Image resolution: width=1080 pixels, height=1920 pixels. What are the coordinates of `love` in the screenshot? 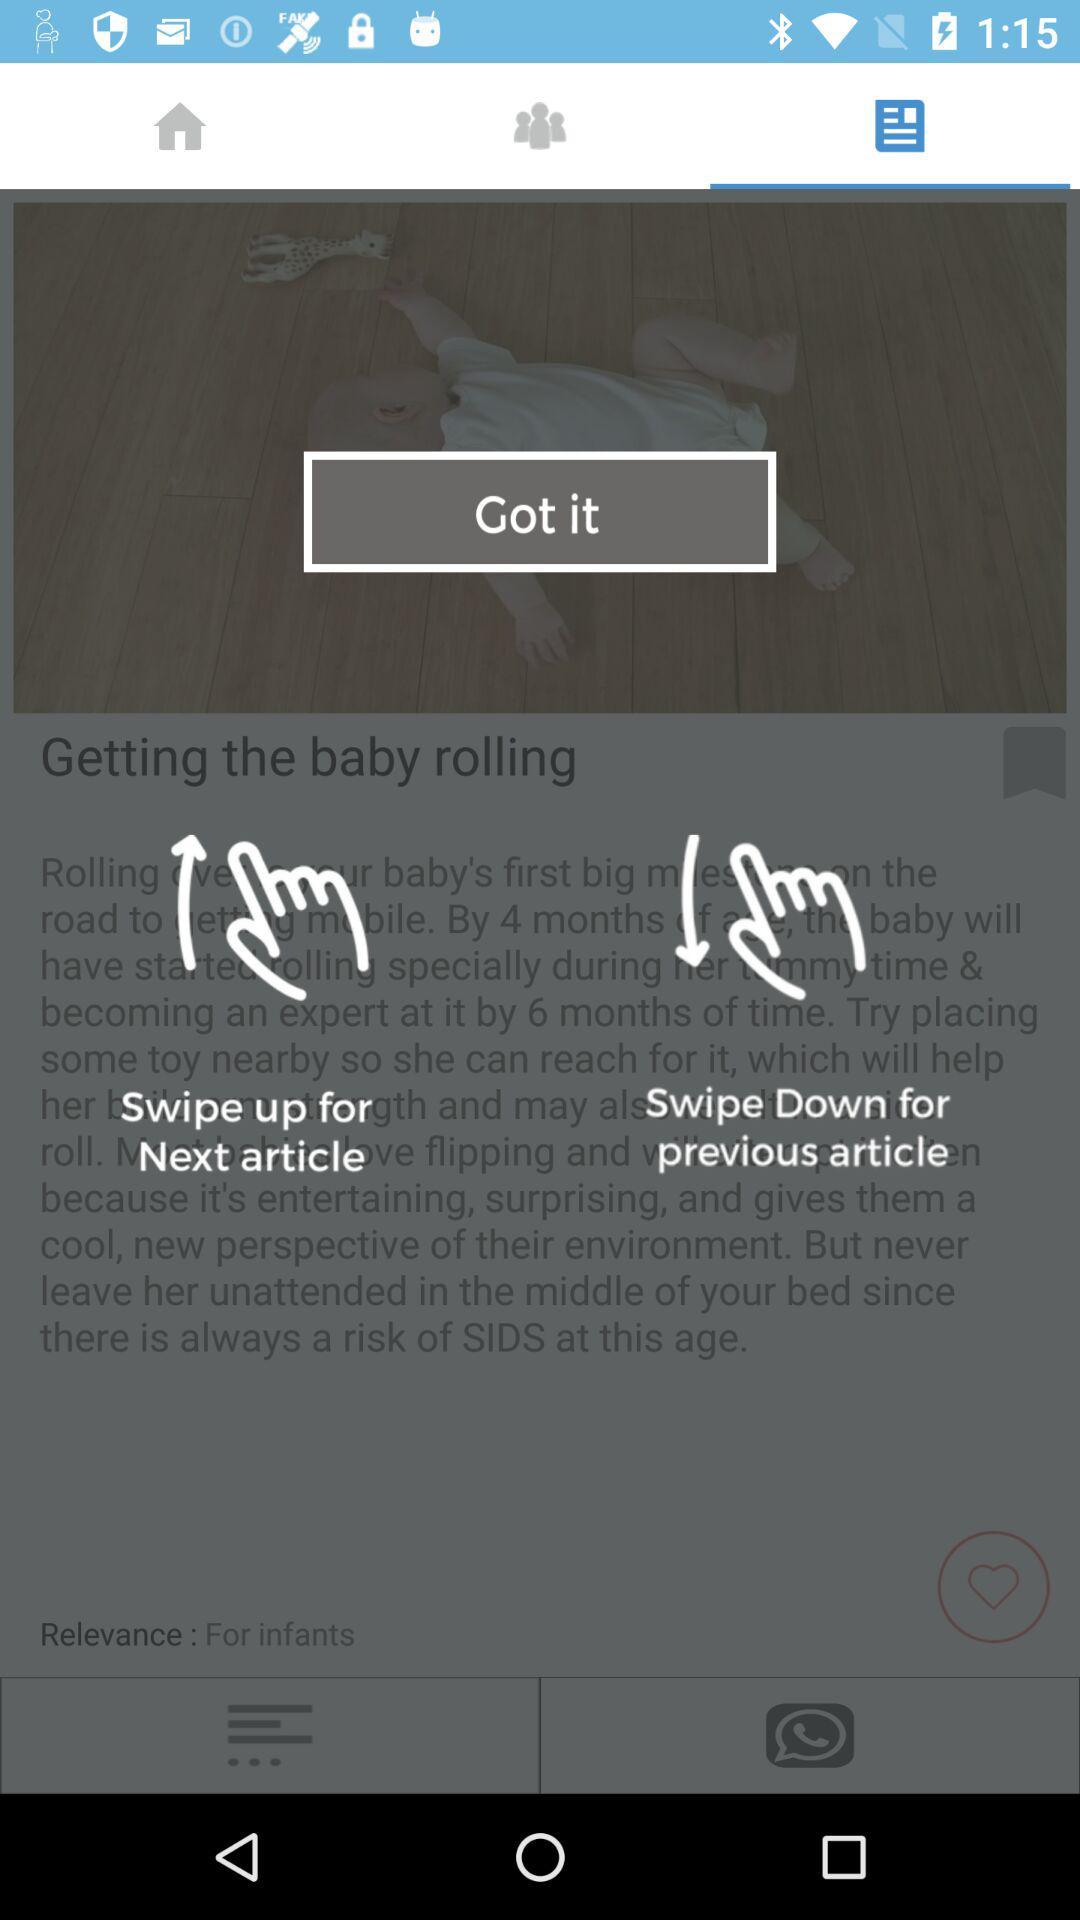 It's located at (1001, 1584).